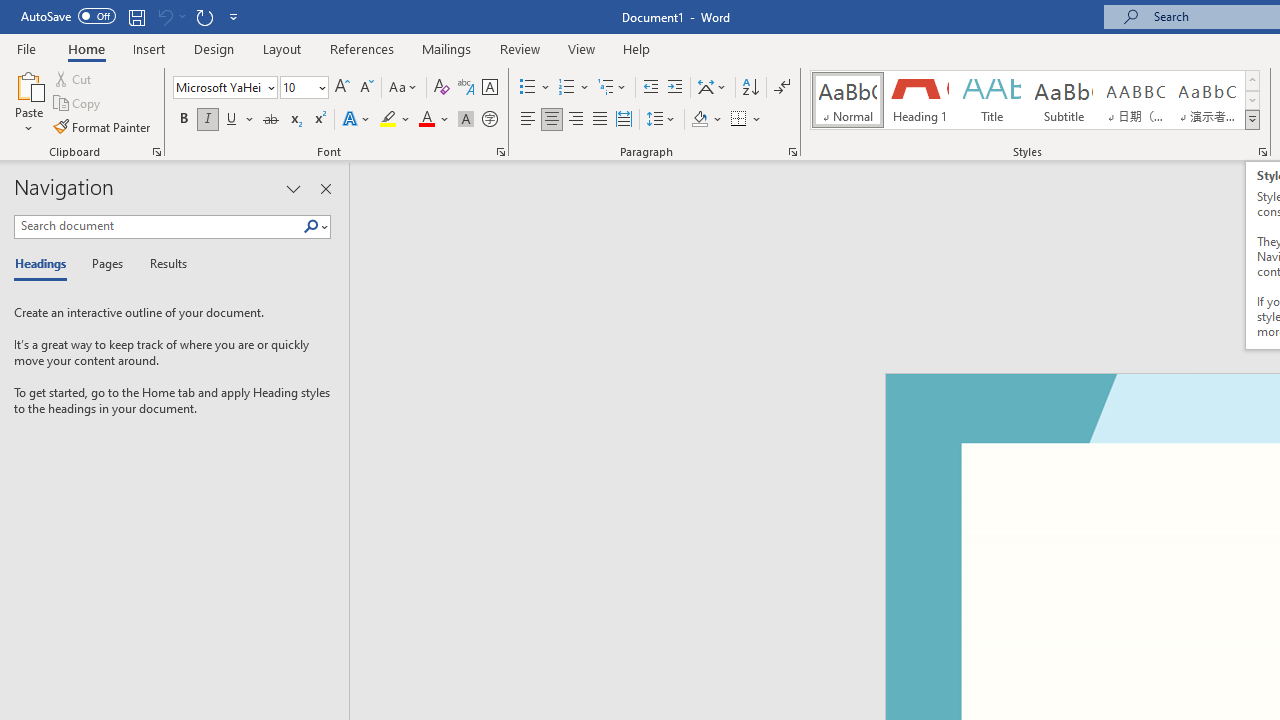  What do you see at coordinates (699, 119) in the screenshot?
I see `'Shading RGB(0, 0, 0)'` at bounding box center [699, 119].